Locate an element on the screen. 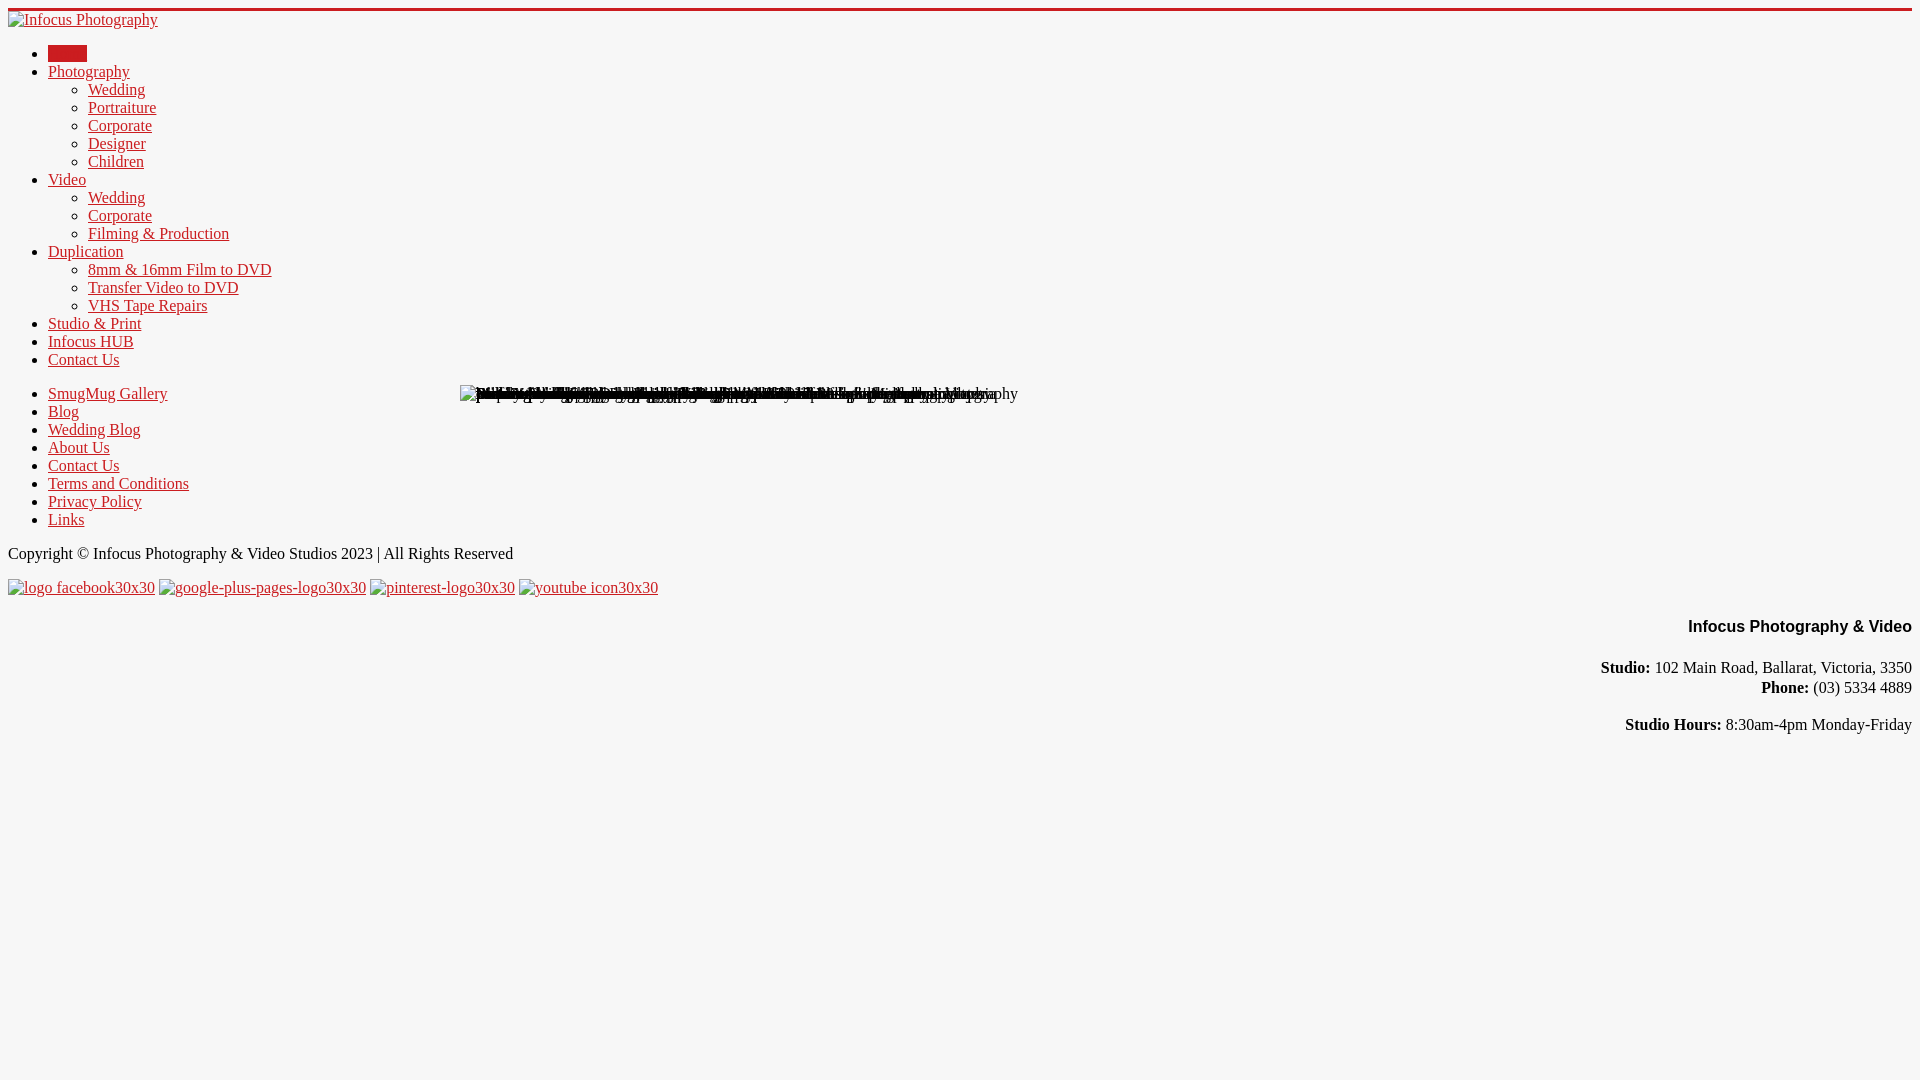 The width and height of the screenshot is (1920, 1080). 'About Us' is located at coordinates (78, 446).